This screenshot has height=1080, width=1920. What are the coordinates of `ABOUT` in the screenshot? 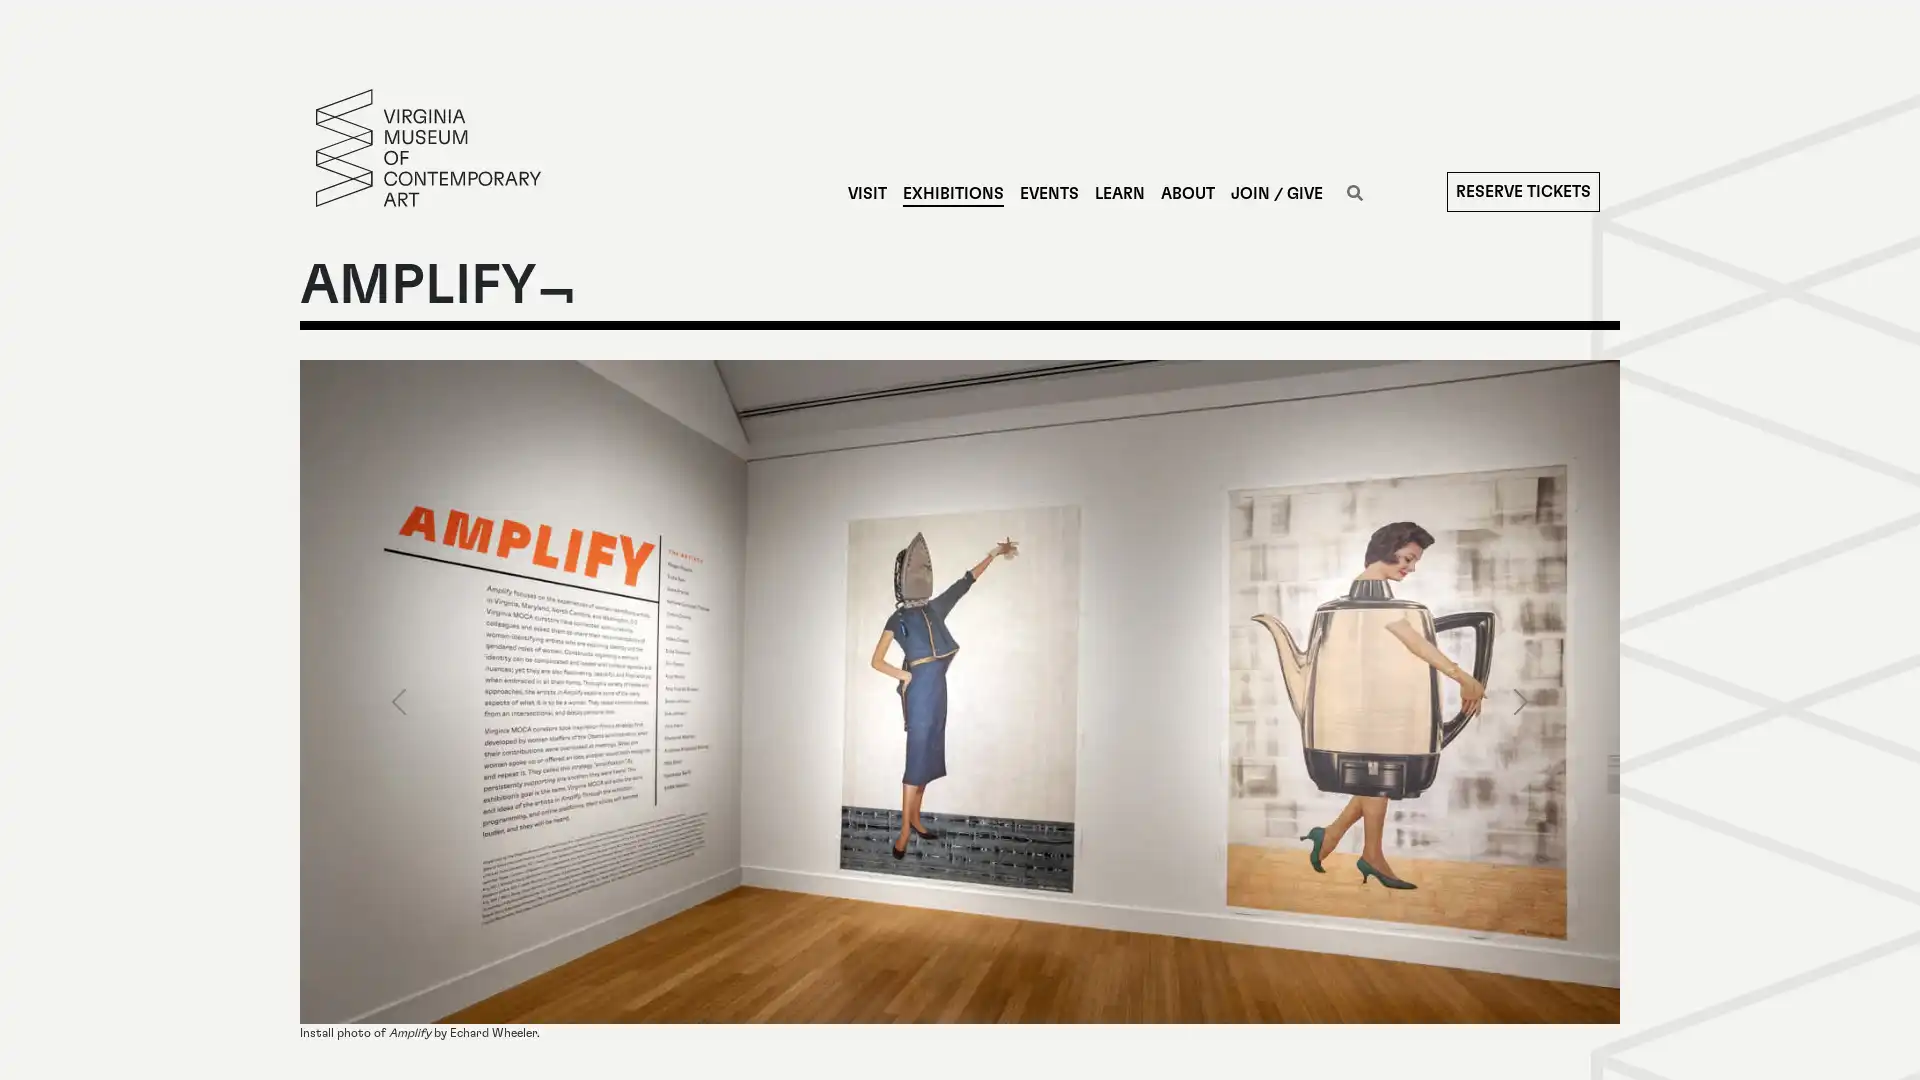 It's located at (1186, 193).